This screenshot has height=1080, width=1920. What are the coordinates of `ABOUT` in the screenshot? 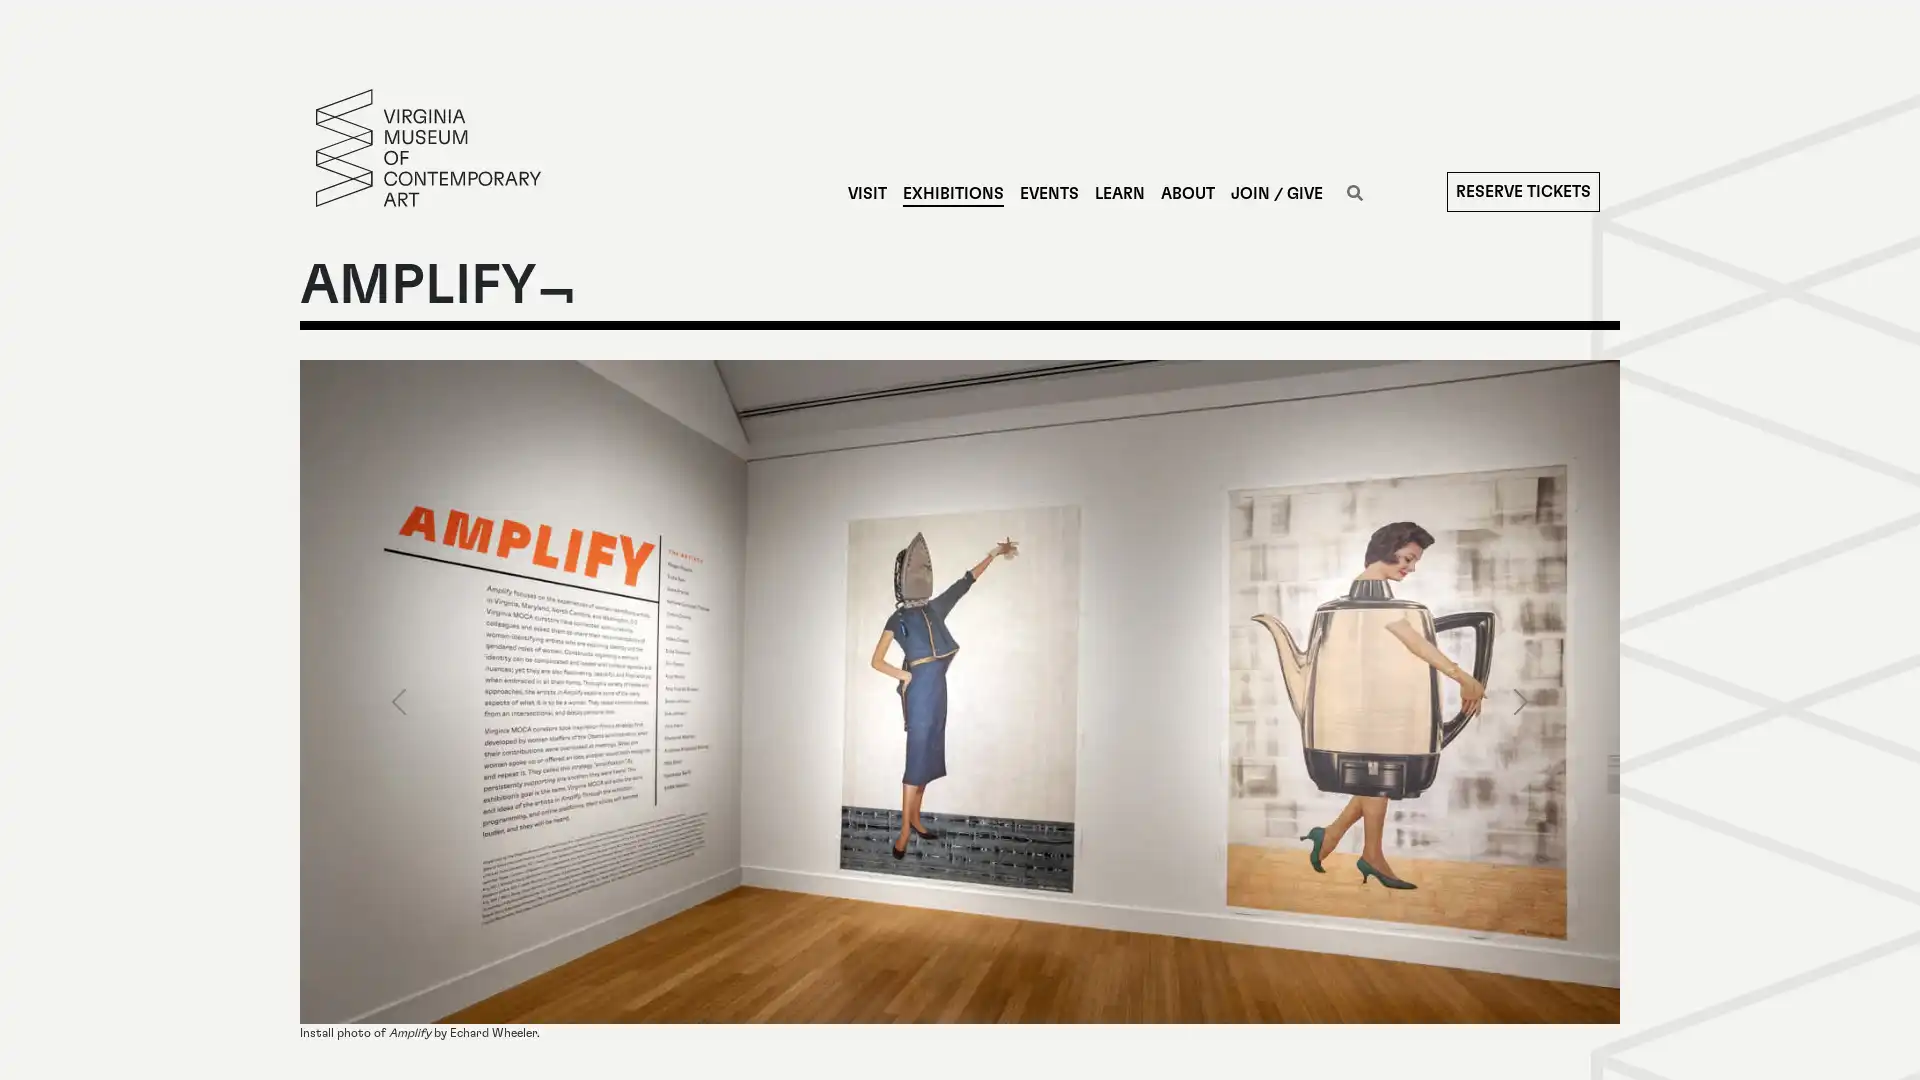 It's located at (1186, 193).